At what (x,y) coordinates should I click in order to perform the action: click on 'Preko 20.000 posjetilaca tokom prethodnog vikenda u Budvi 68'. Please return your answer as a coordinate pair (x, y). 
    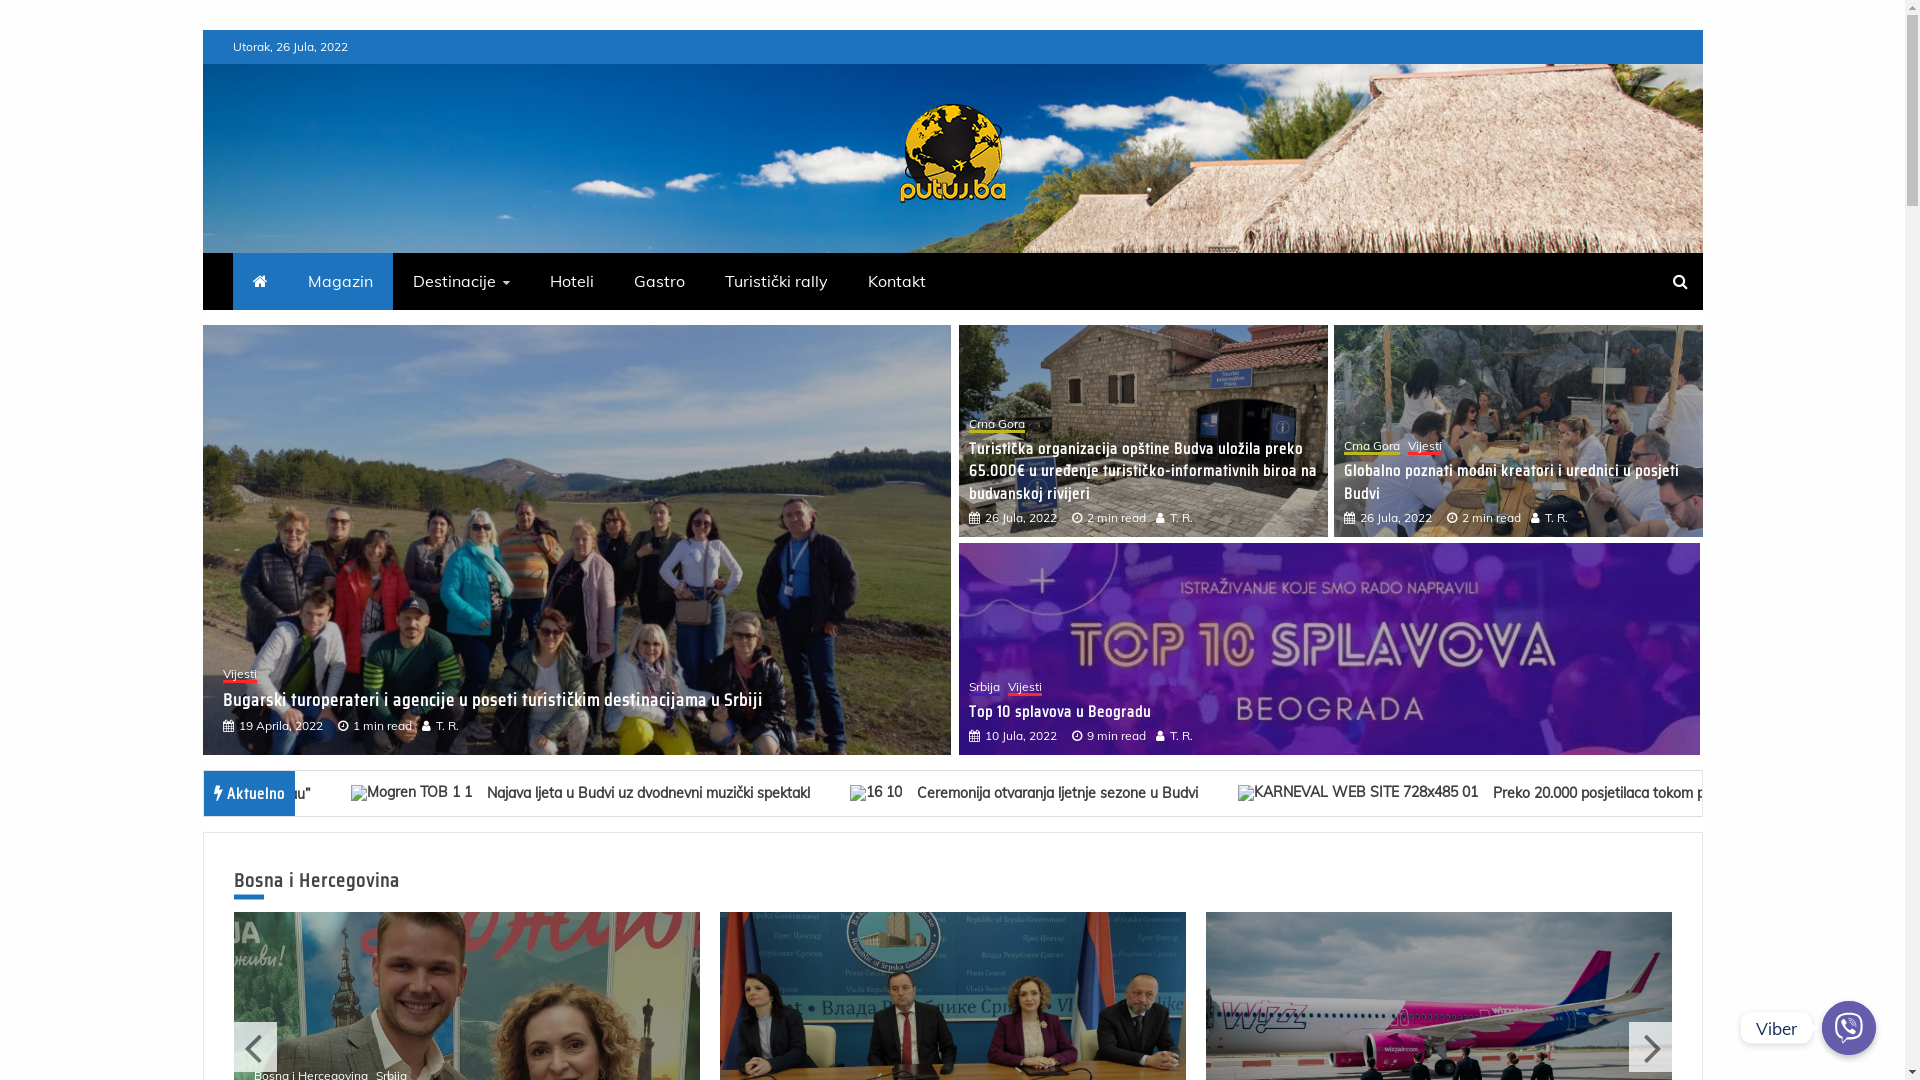
    Looking at the image, I should click on (1430, 792).